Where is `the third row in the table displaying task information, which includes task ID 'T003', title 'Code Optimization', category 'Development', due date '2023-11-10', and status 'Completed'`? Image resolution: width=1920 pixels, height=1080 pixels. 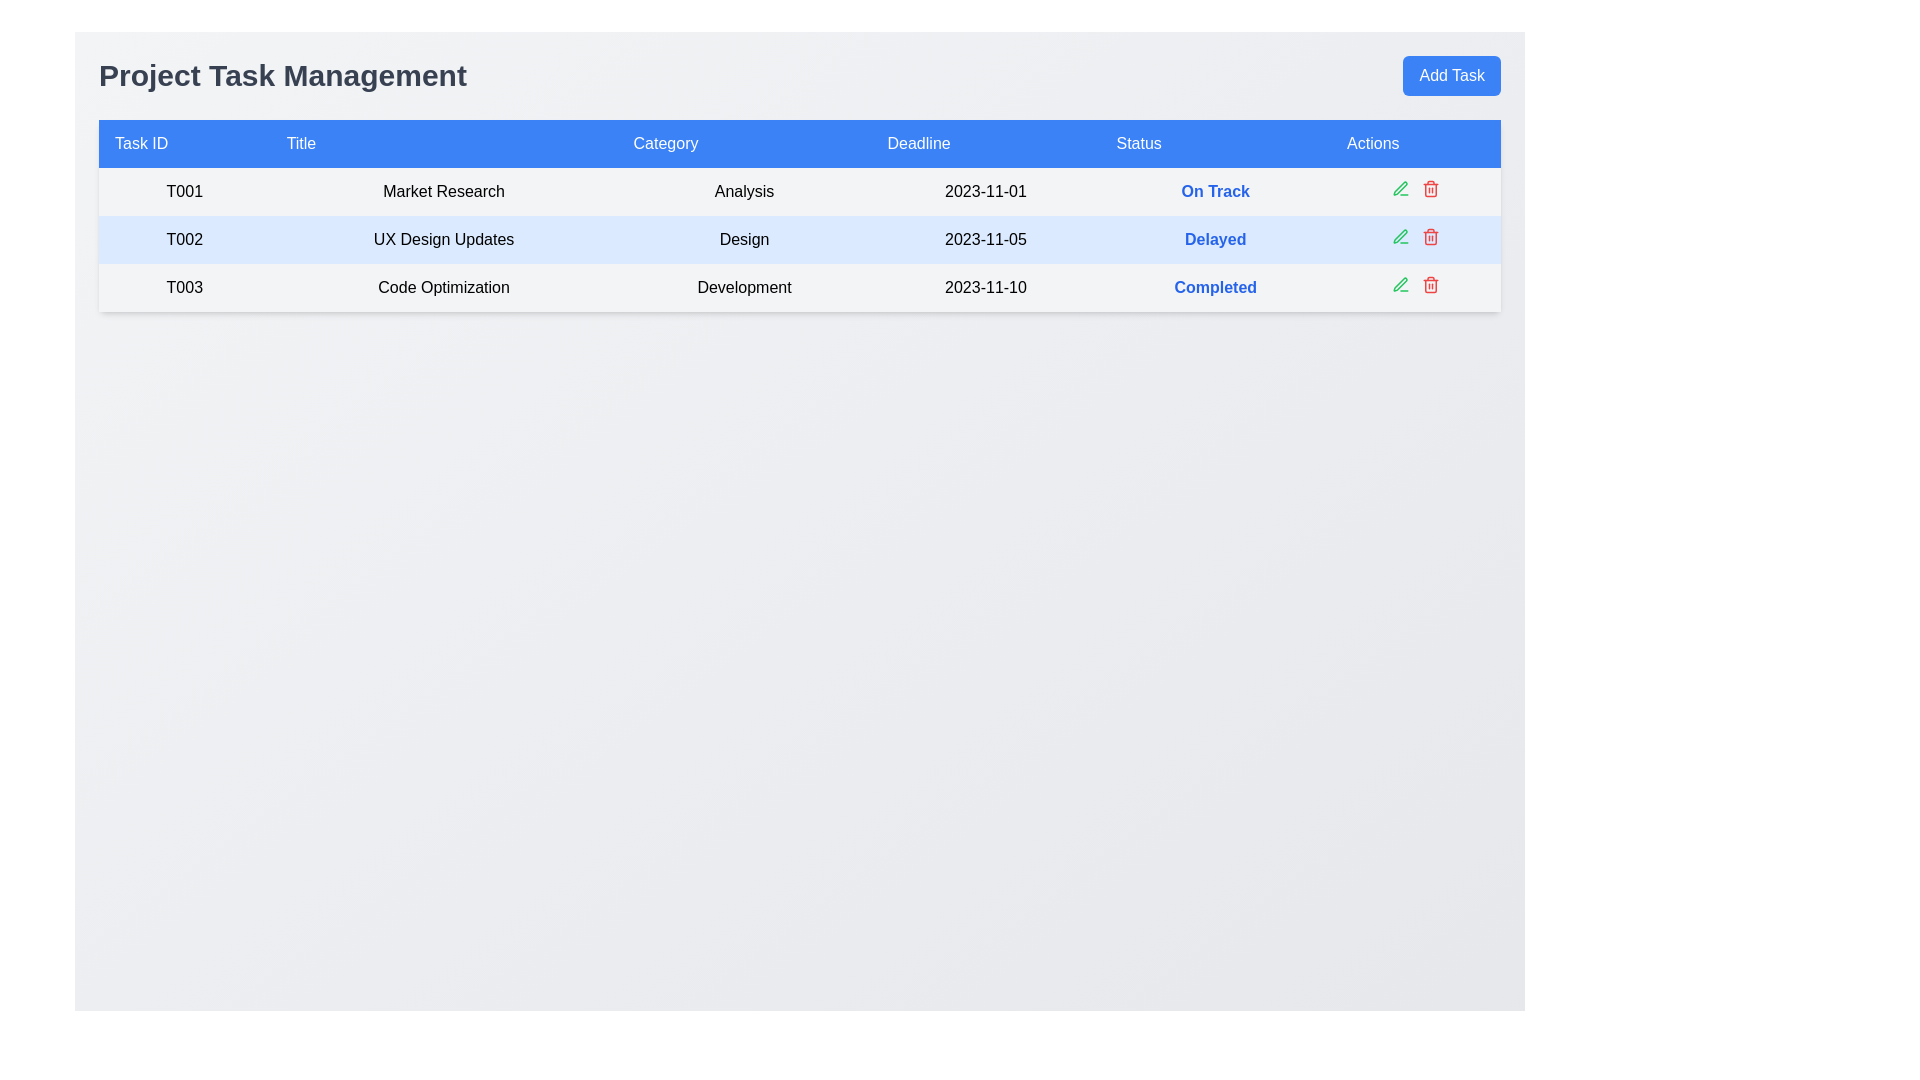 the third row in the table displaying task information, which includes task ID 'T003', title 'Code Optimization', category 'Development', due date '2023-11-10', and status 'Completed' is located at coordinates (800, 288).